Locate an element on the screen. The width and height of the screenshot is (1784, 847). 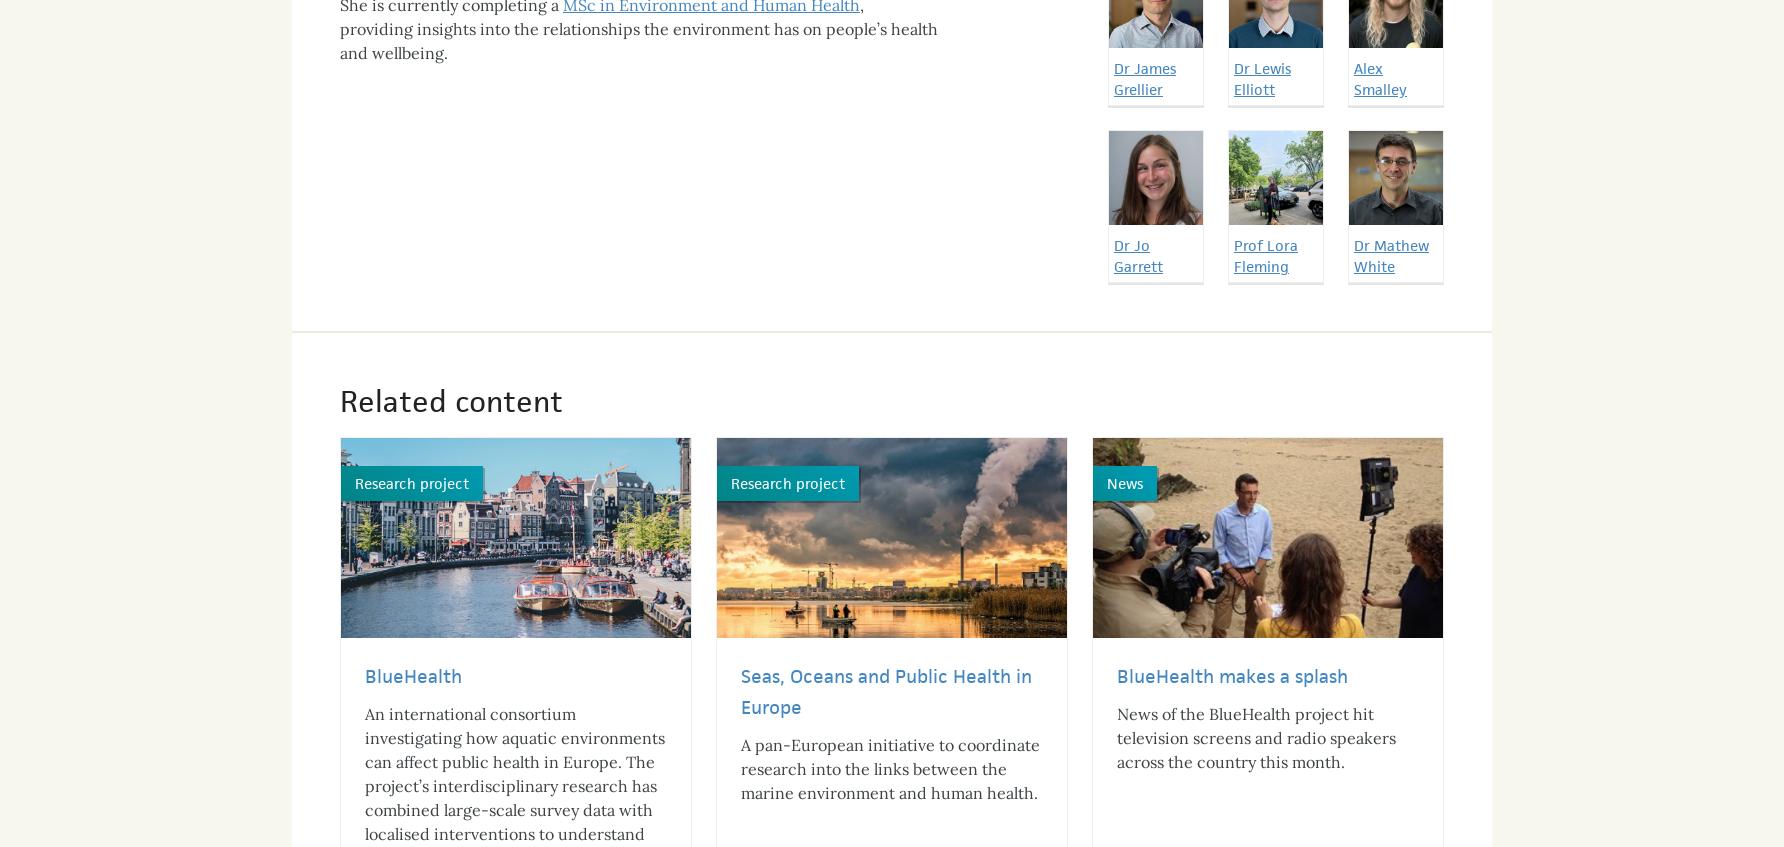
'News' is located at coordinates (1105, 465).